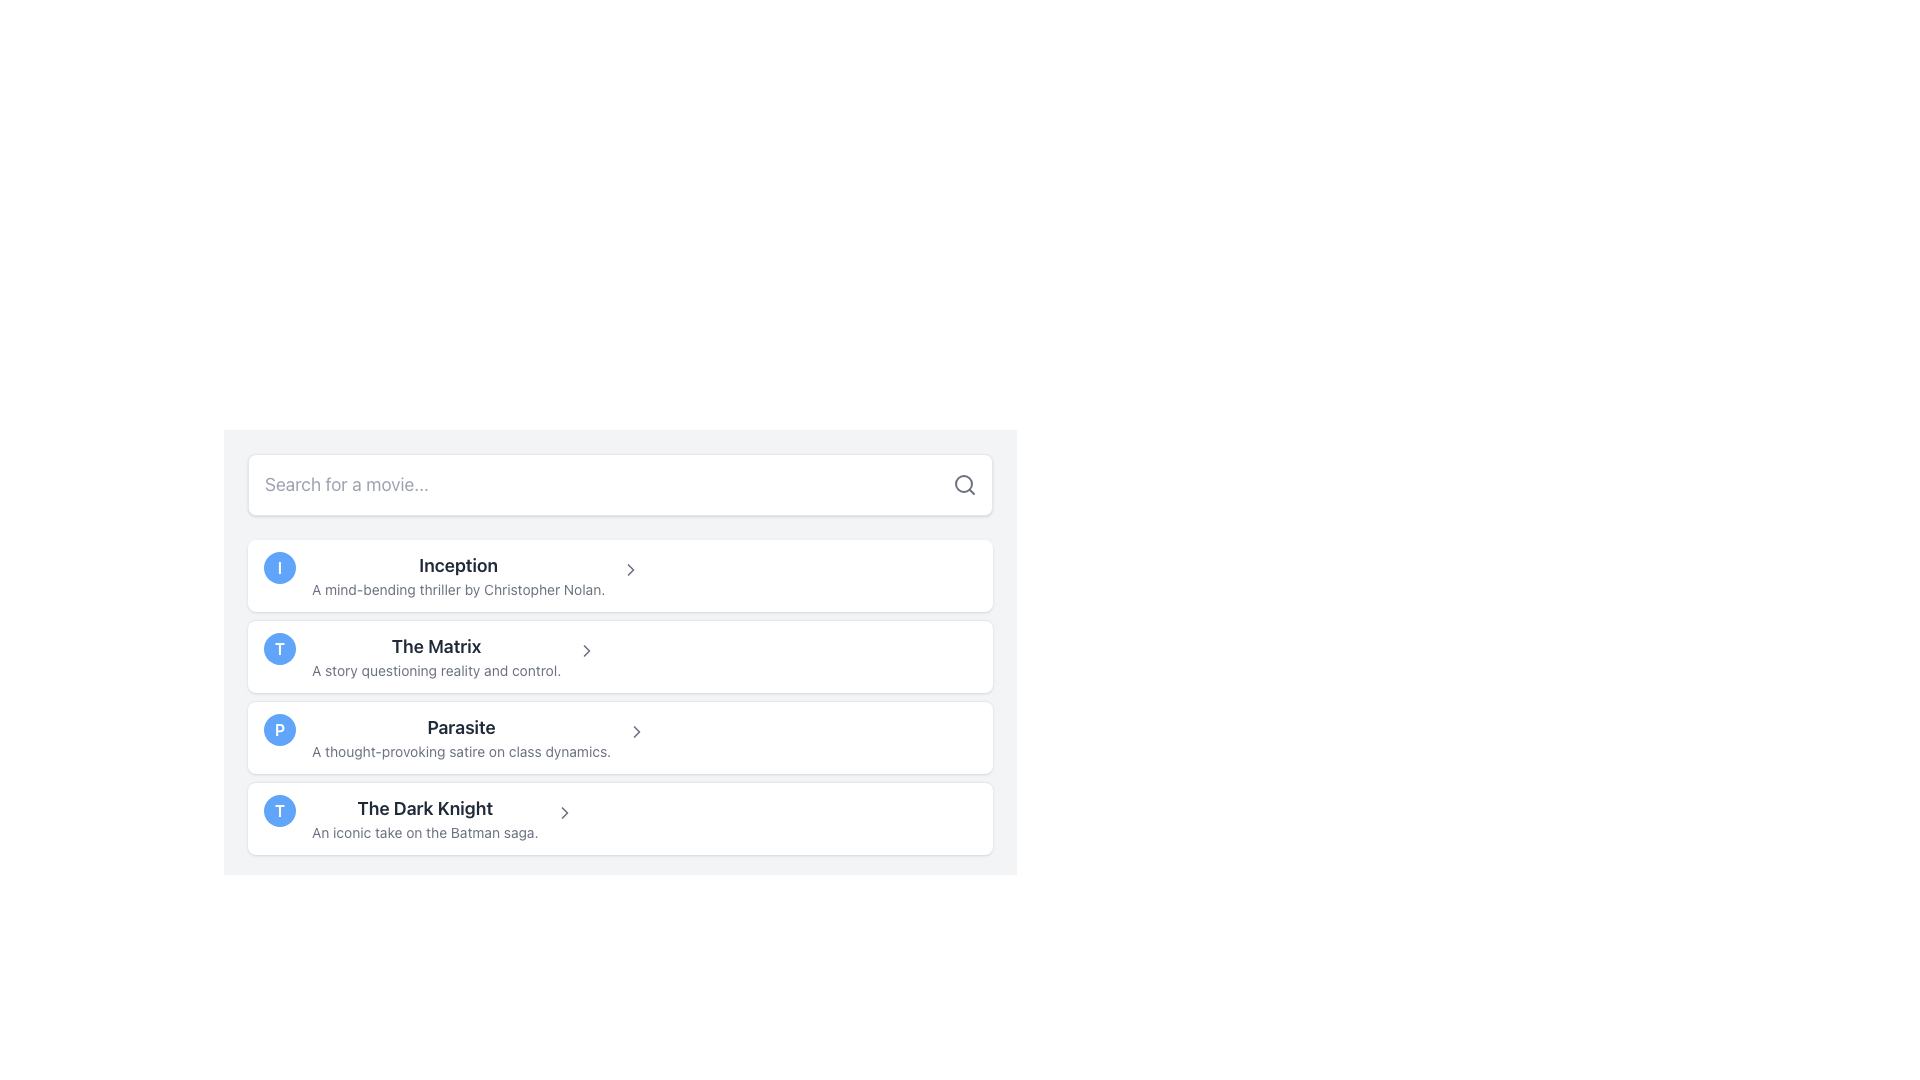 The width and height of the screenshot is (1920, 1080). I want to click on the title 'The Dark Knight' in the text block, so click(424, 818).